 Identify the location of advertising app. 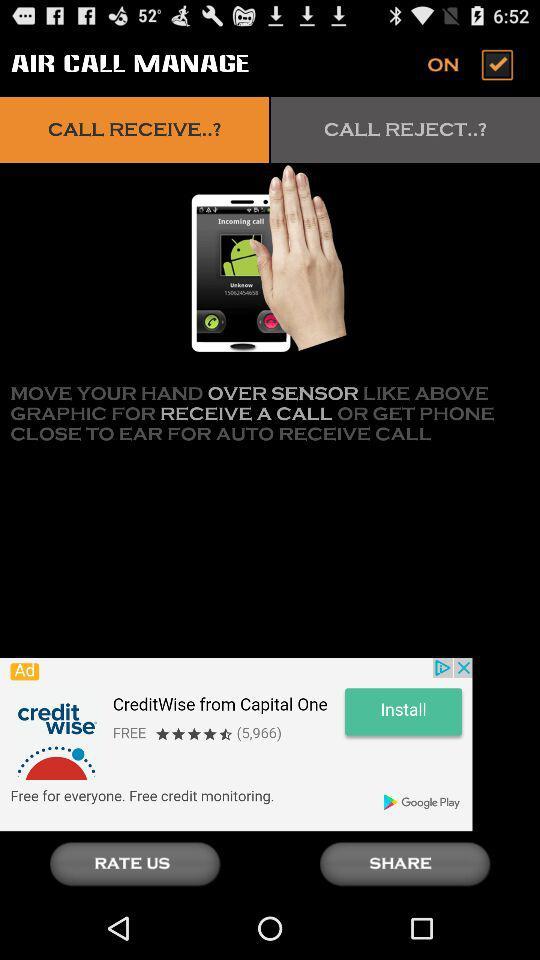
(235, 743).